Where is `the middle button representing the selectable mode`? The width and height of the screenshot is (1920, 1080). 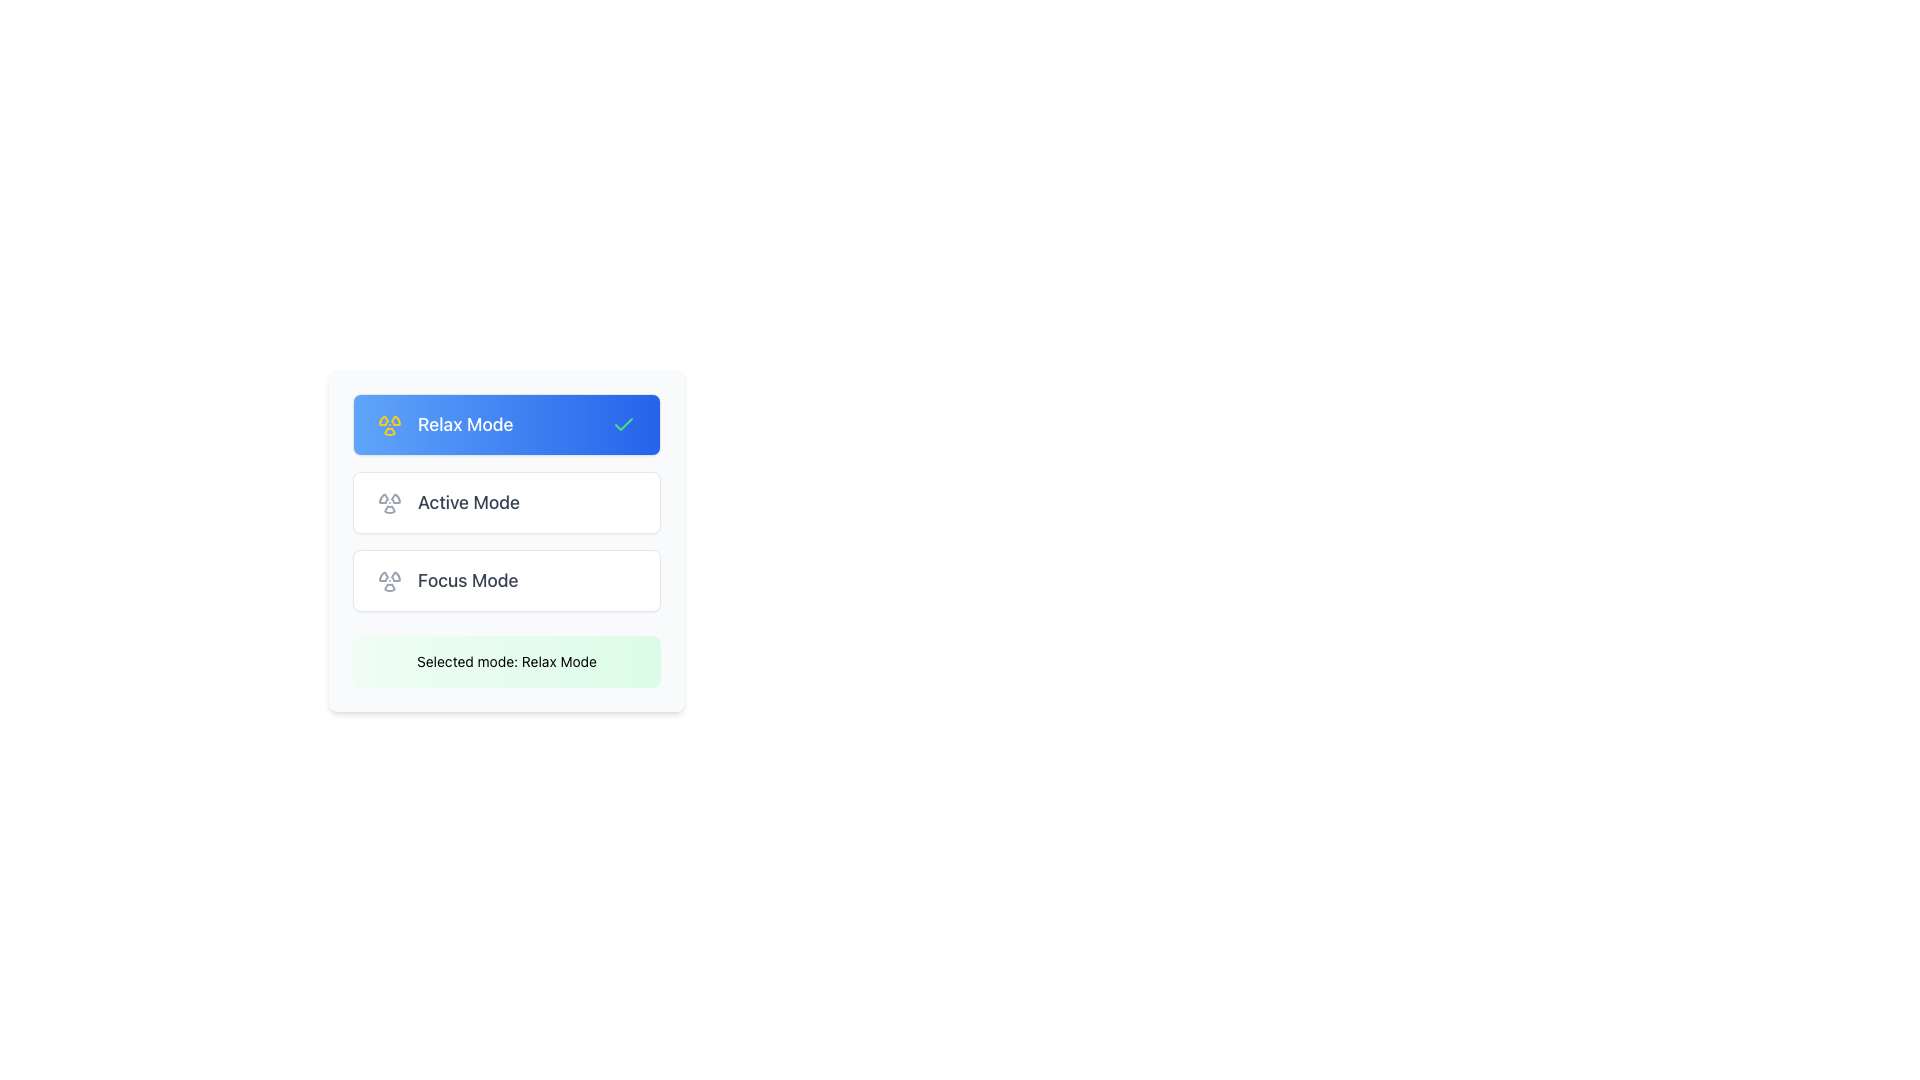
the middle button representing the selectable mode is located at coordinates (507, 501).